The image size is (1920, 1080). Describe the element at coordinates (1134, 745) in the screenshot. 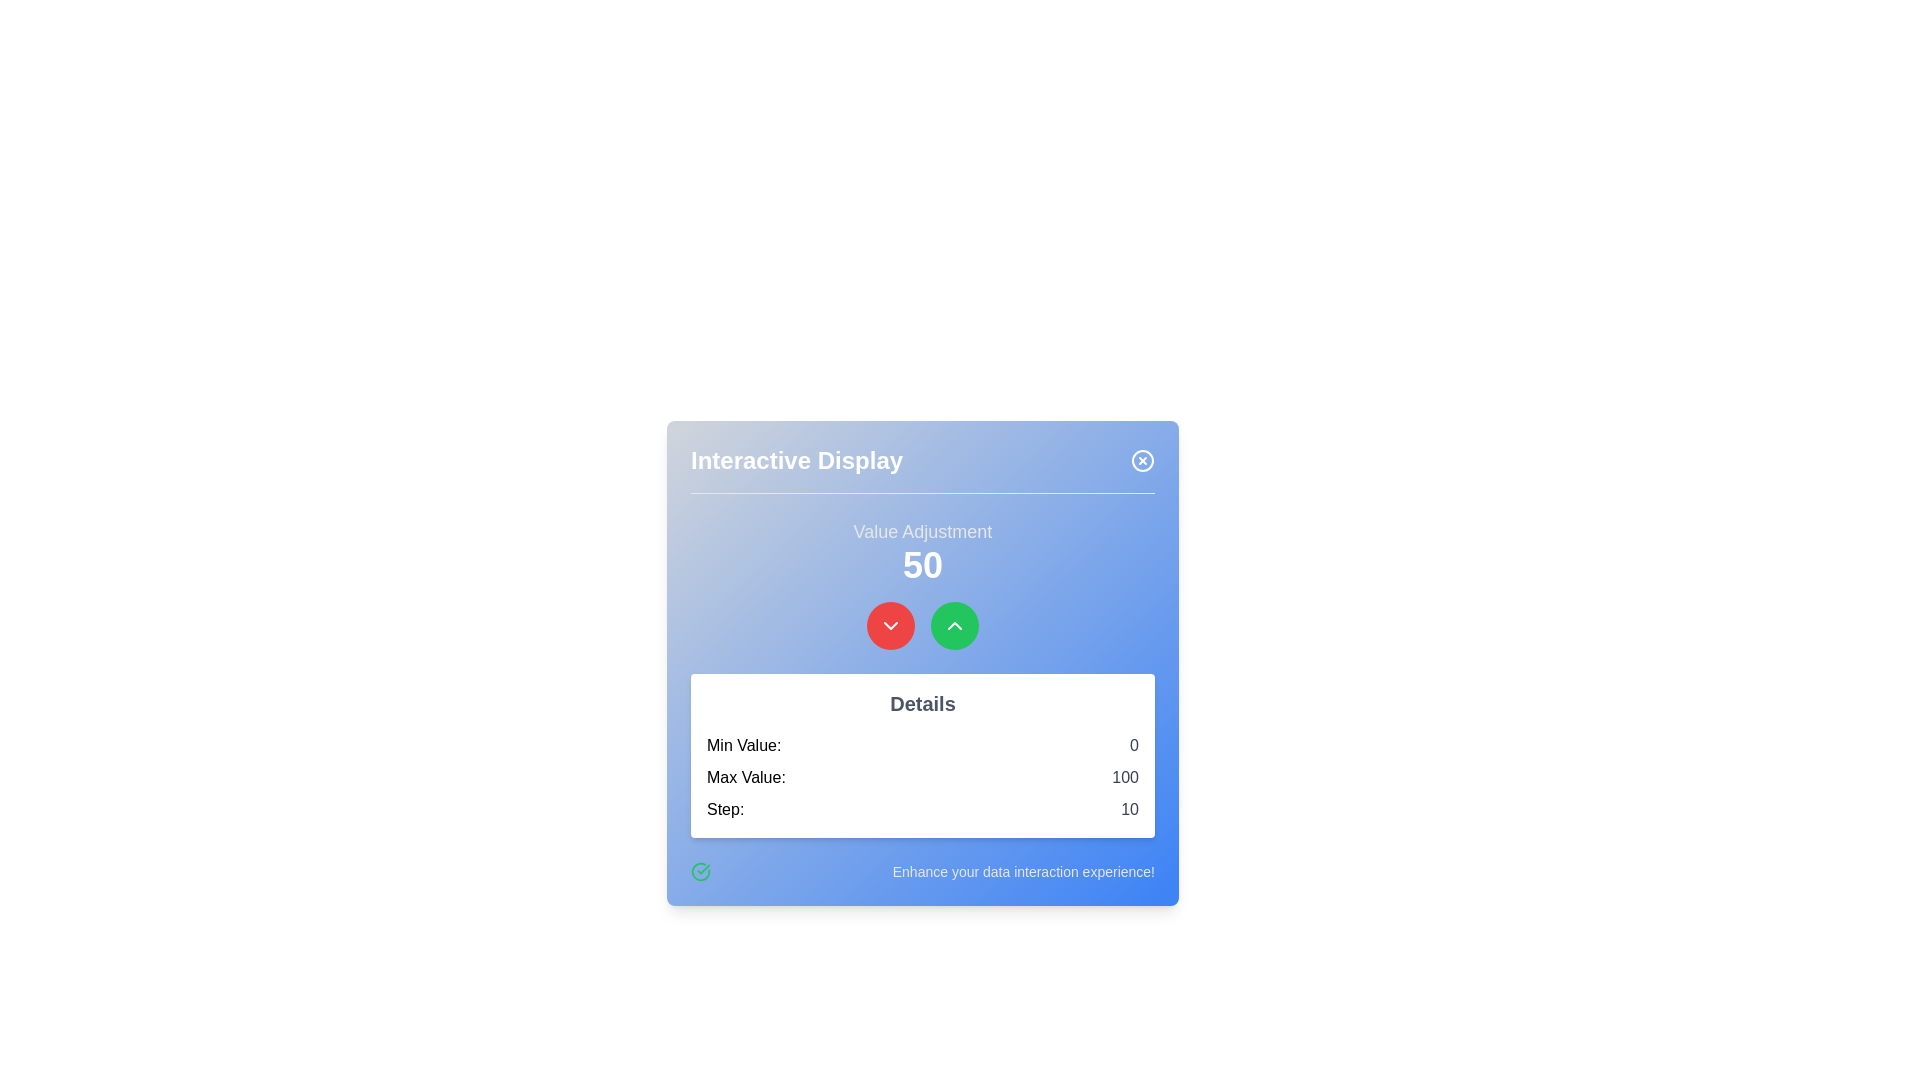

I see `the text label displaying the numeral '0', which is in gray color and located next to the label 'Min Value:' within the 'Details' card` at that location.